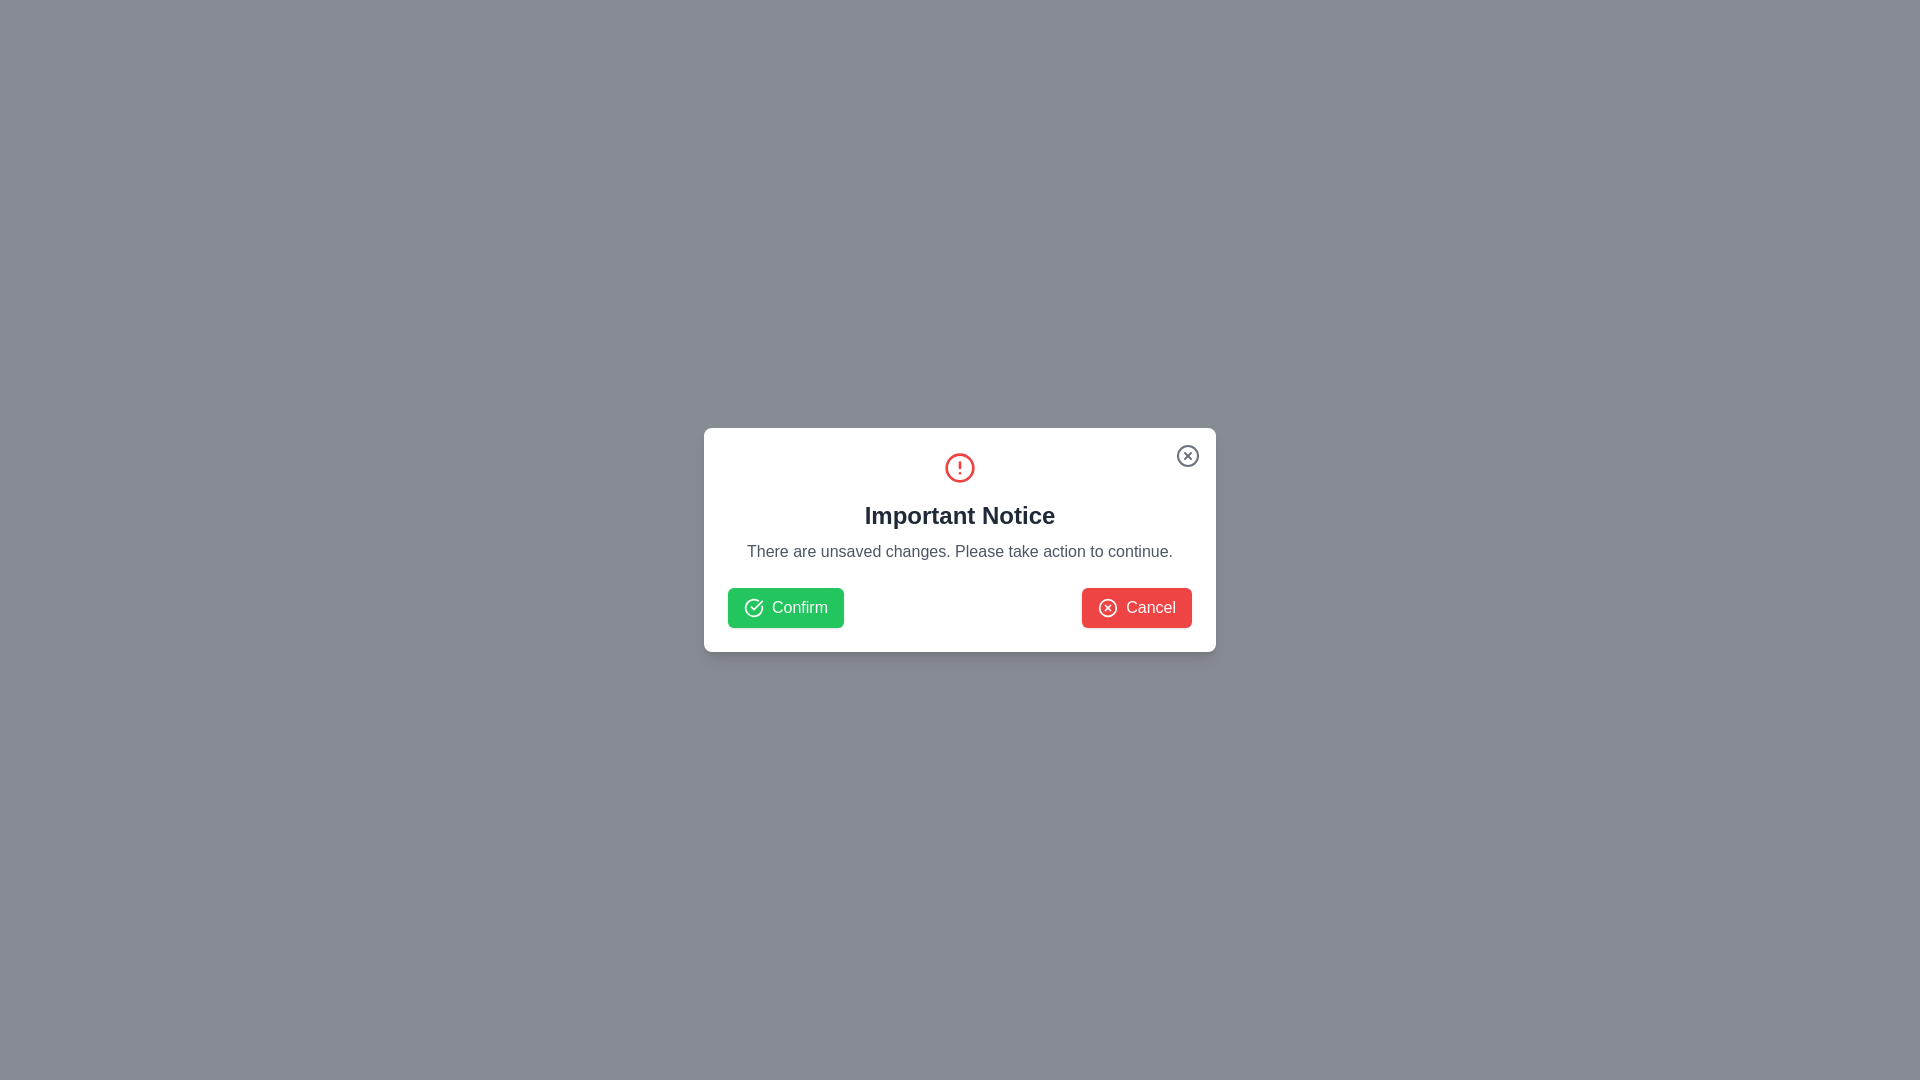 Image resolution: width=1920 pixels, height=1080 pixels. Describe the element at coordinates (1107, 607) in the screenshot. I see `the red circular icon with a white 'X' symbol, which is positioned to the left of the 'Cancel' text on the red 'Cancel' button in the confirmation dialog box` at that location.